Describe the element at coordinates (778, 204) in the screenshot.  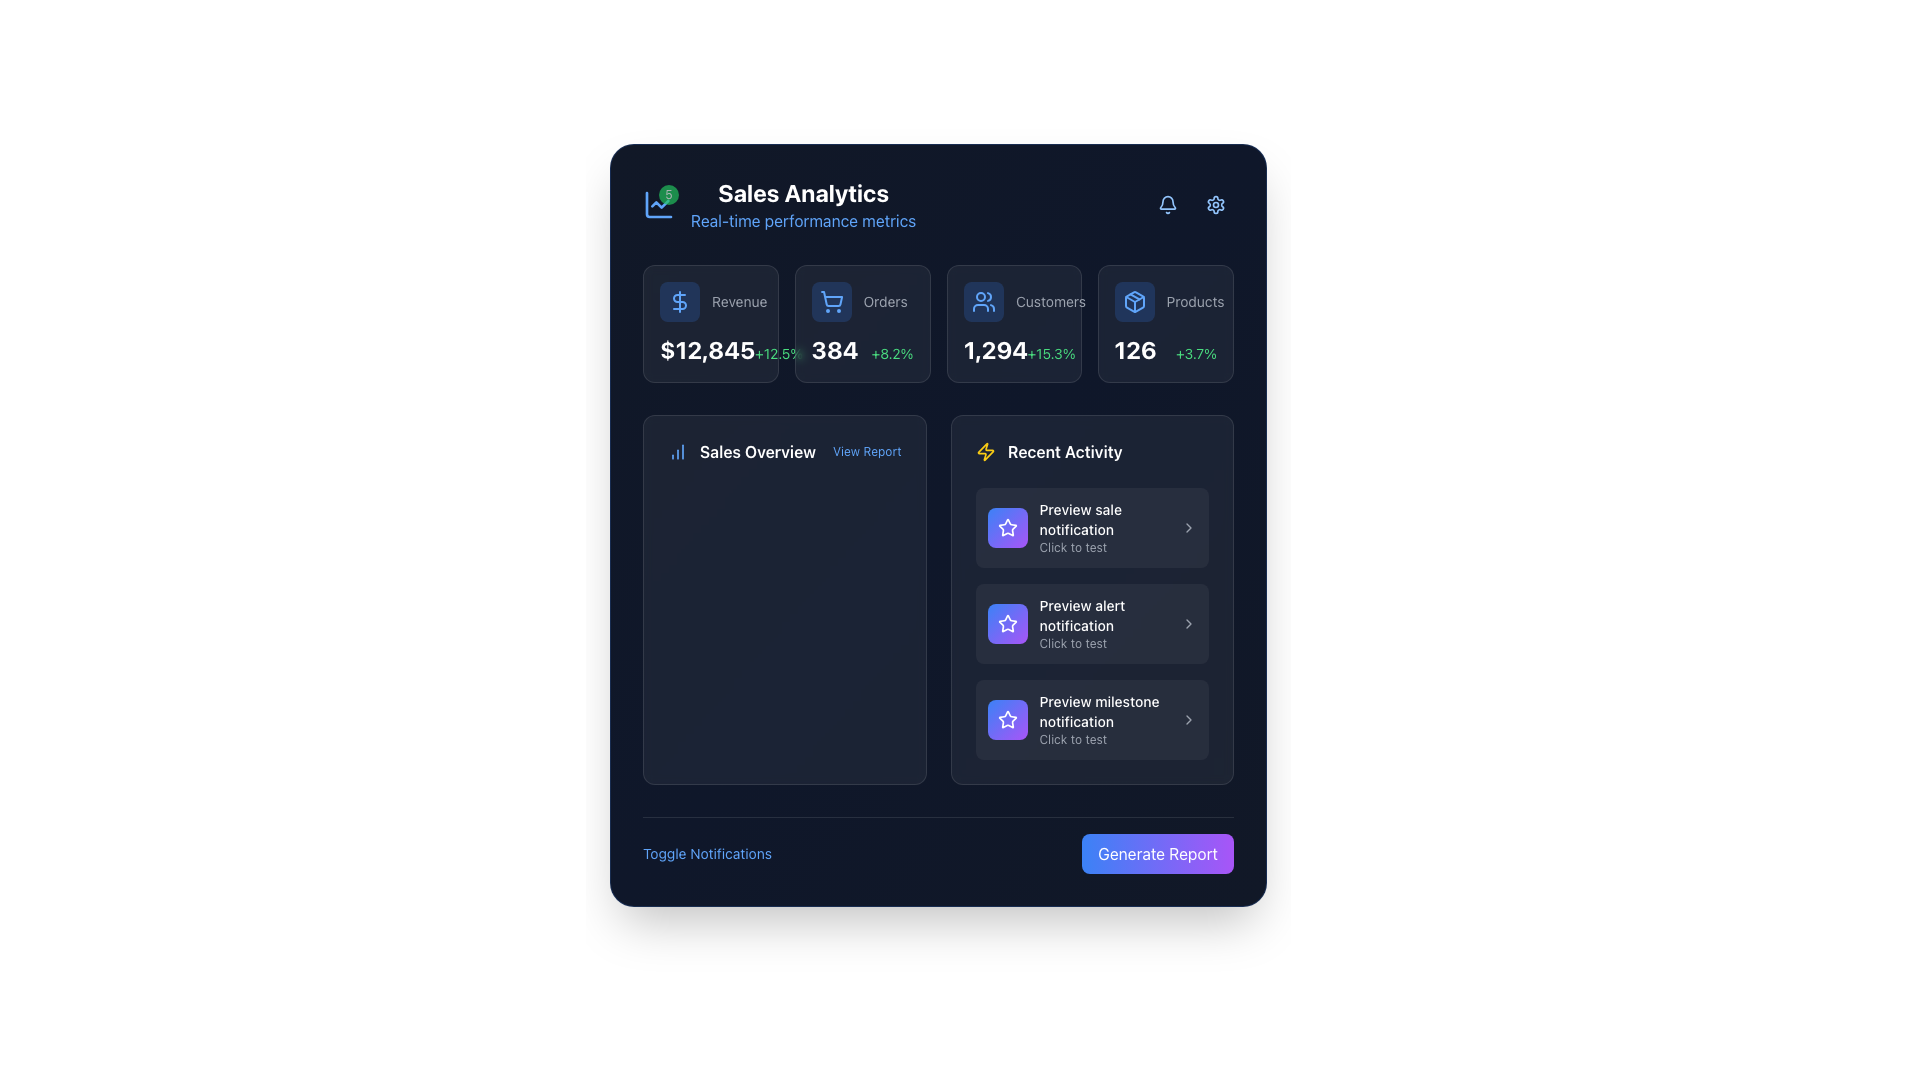
I see `displayed text from the Header with badge and descriptive text located at the top-left corner of its section, which serves as the title for the dashboard and provides summary information` at that location.